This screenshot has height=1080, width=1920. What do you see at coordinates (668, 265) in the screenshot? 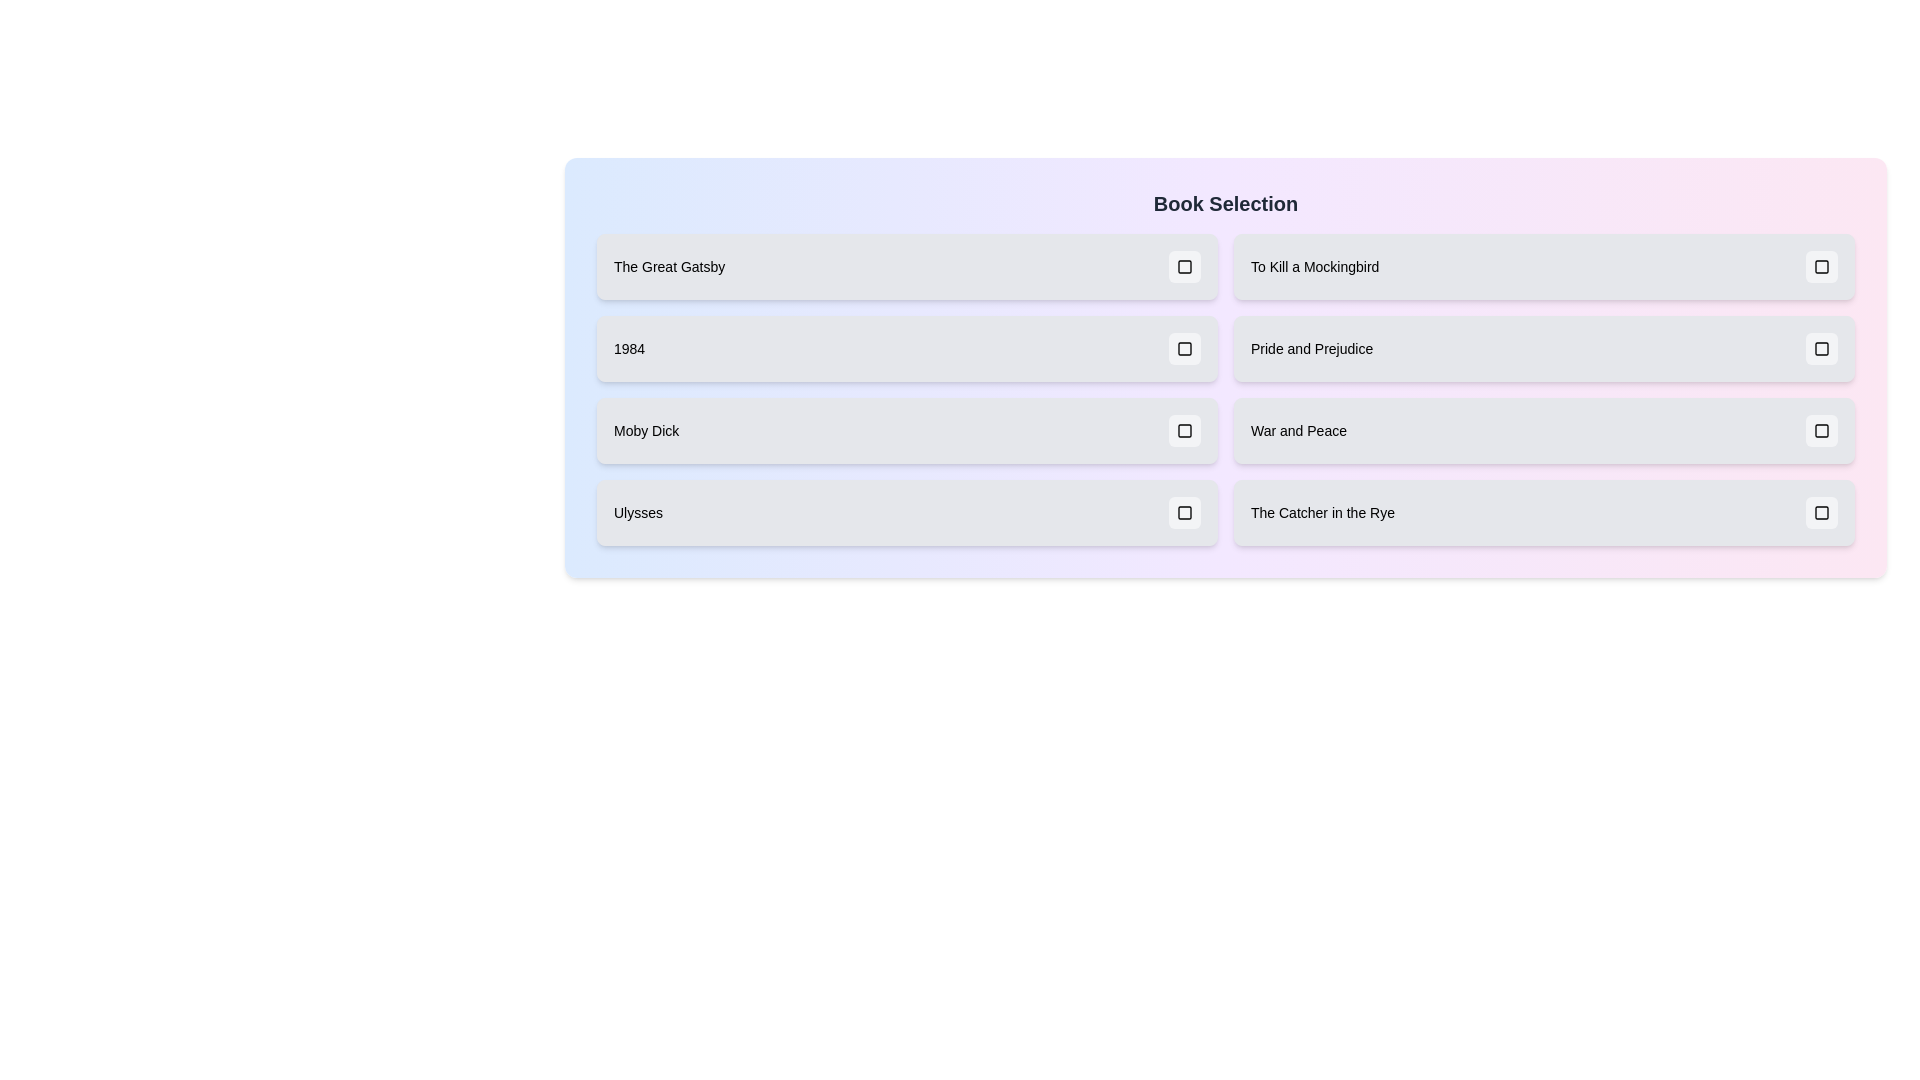
I see `the text of the book title 'The Great Gatsby'` at bounding box center [668, 265].